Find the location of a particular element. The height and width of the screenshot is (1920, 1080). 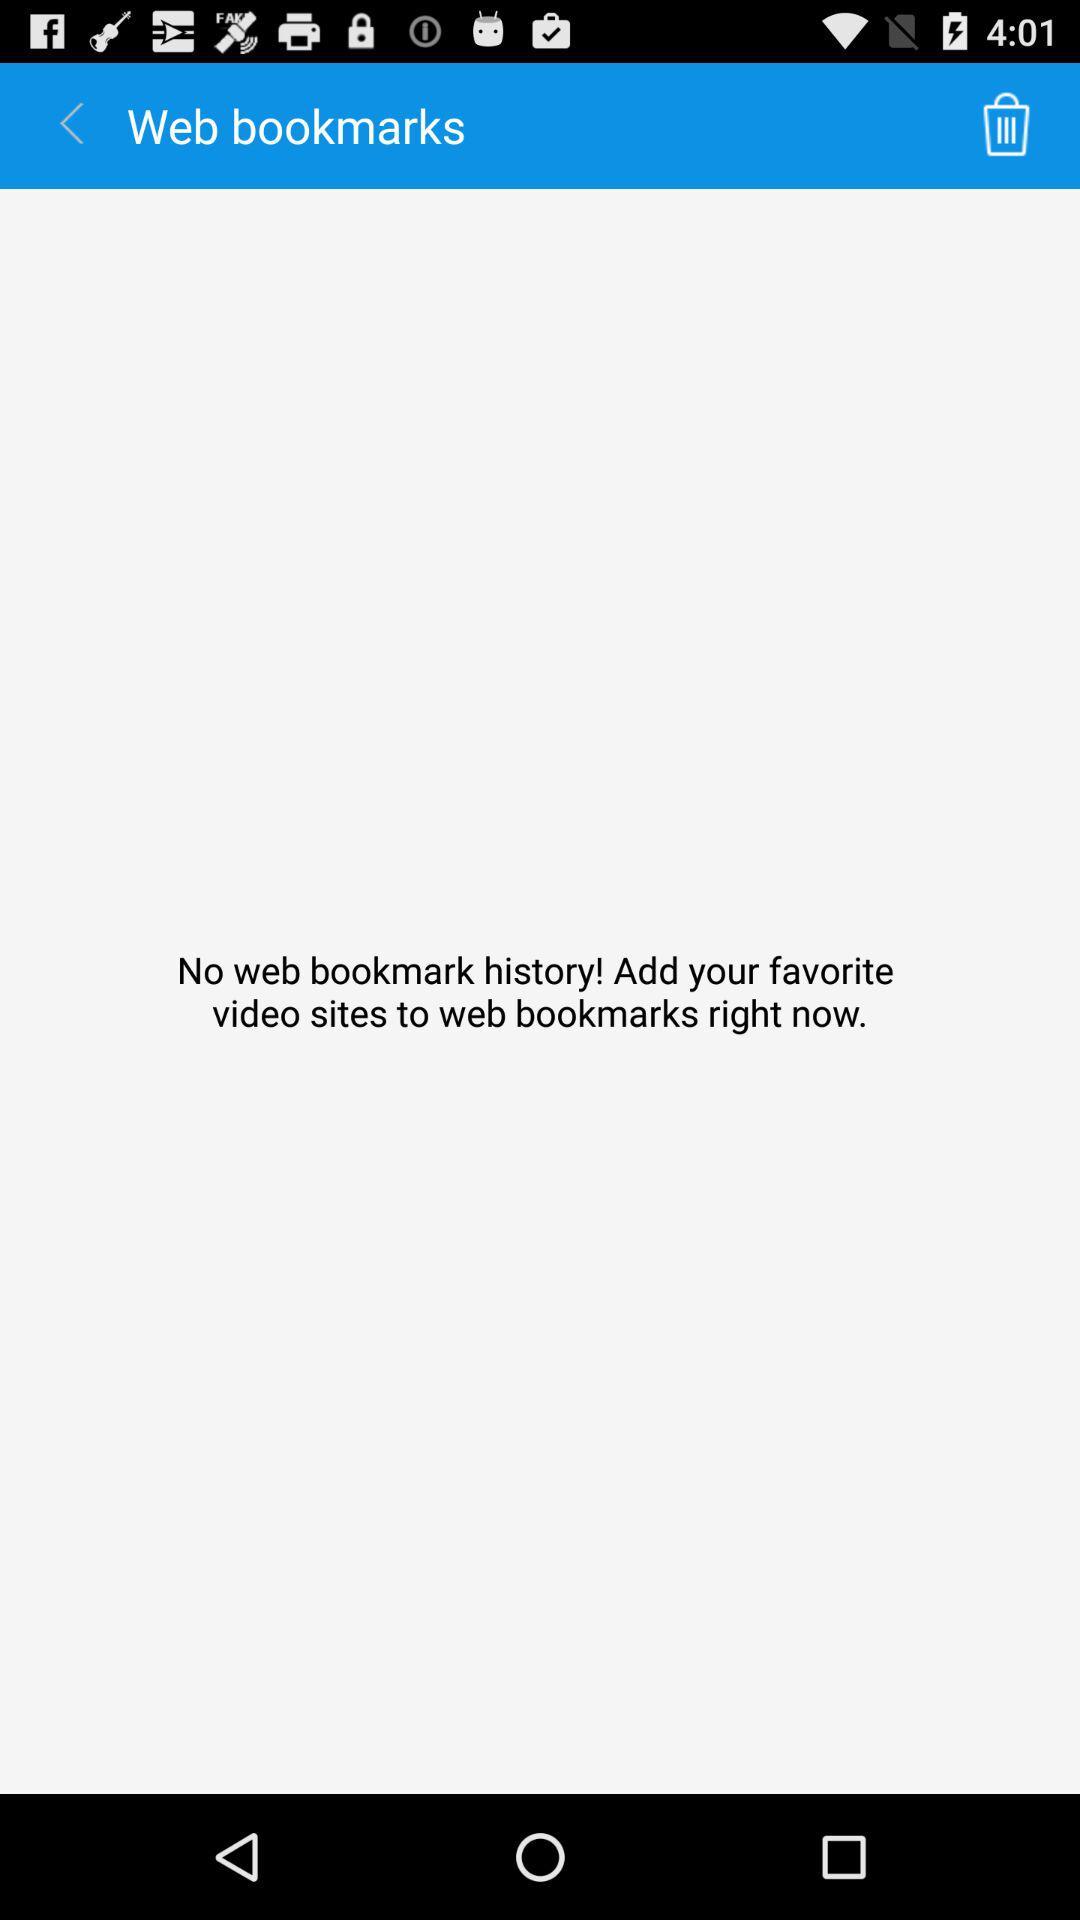

icon to the right of the web bookmarks app is located at coordinates (1006, 124).